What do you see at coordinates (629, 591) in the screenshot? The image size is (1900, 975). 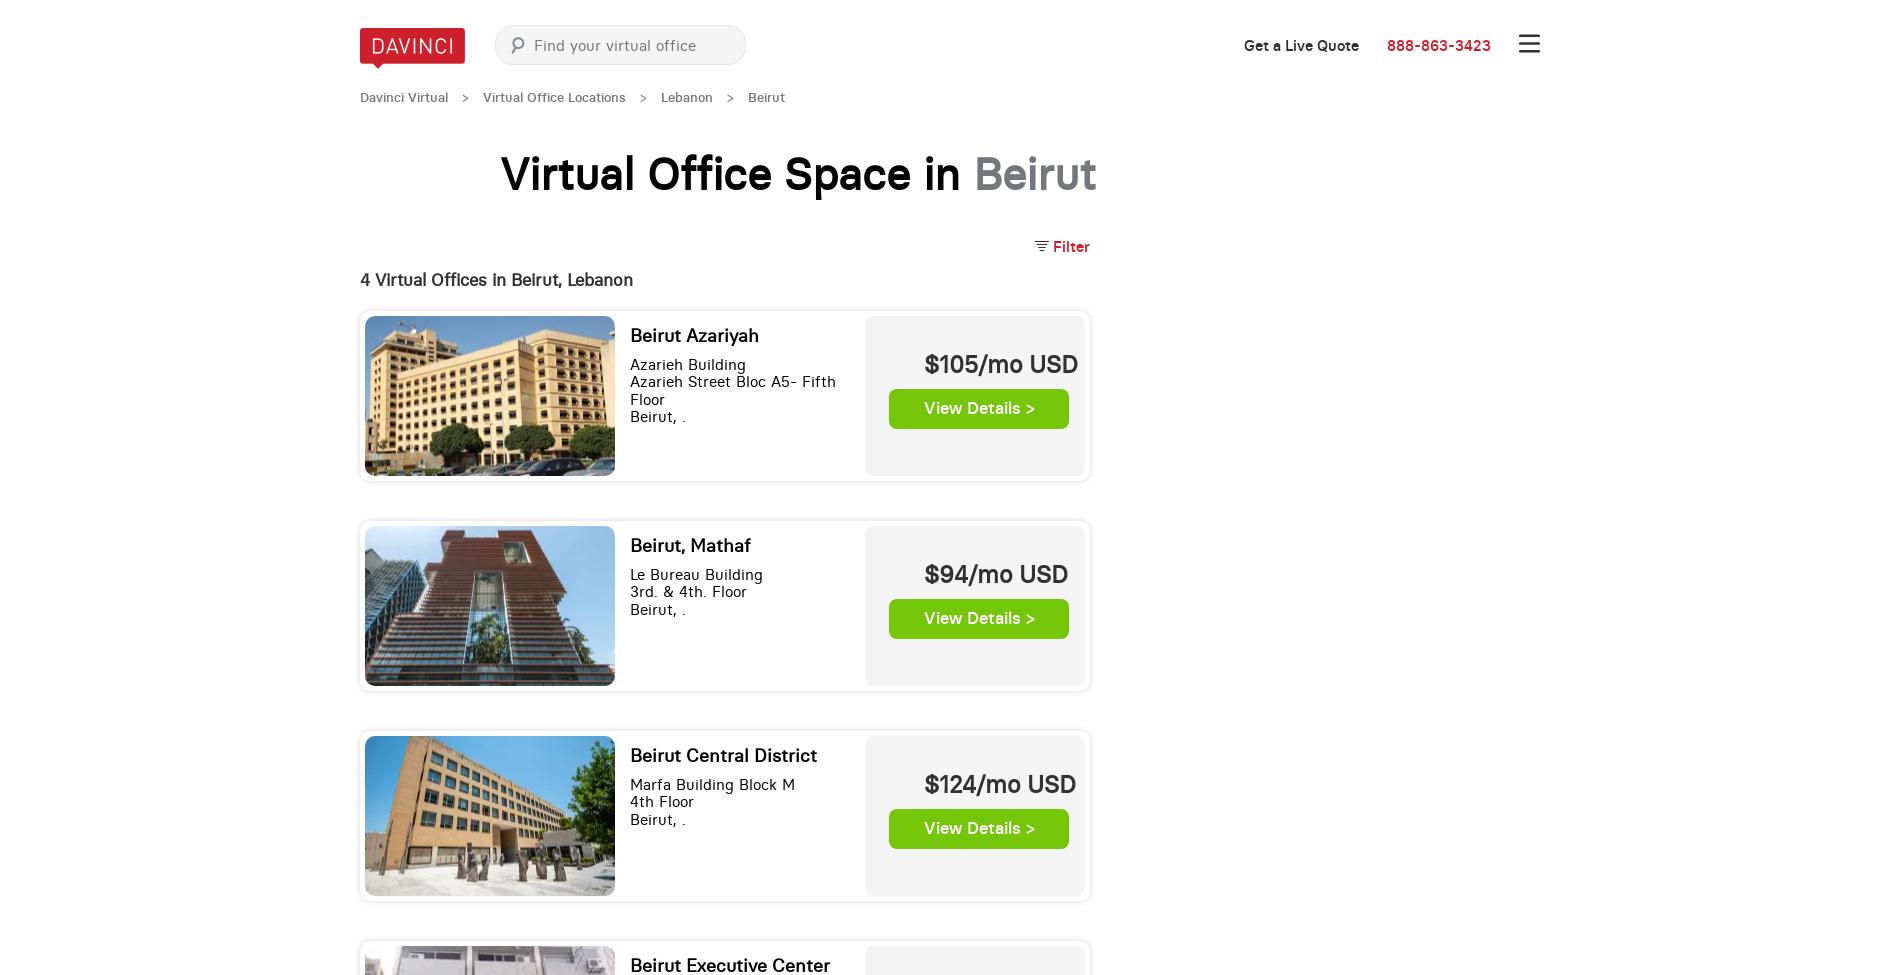 I see `'3rd. & 4th. Floor'` at bounding box center [629, 591].